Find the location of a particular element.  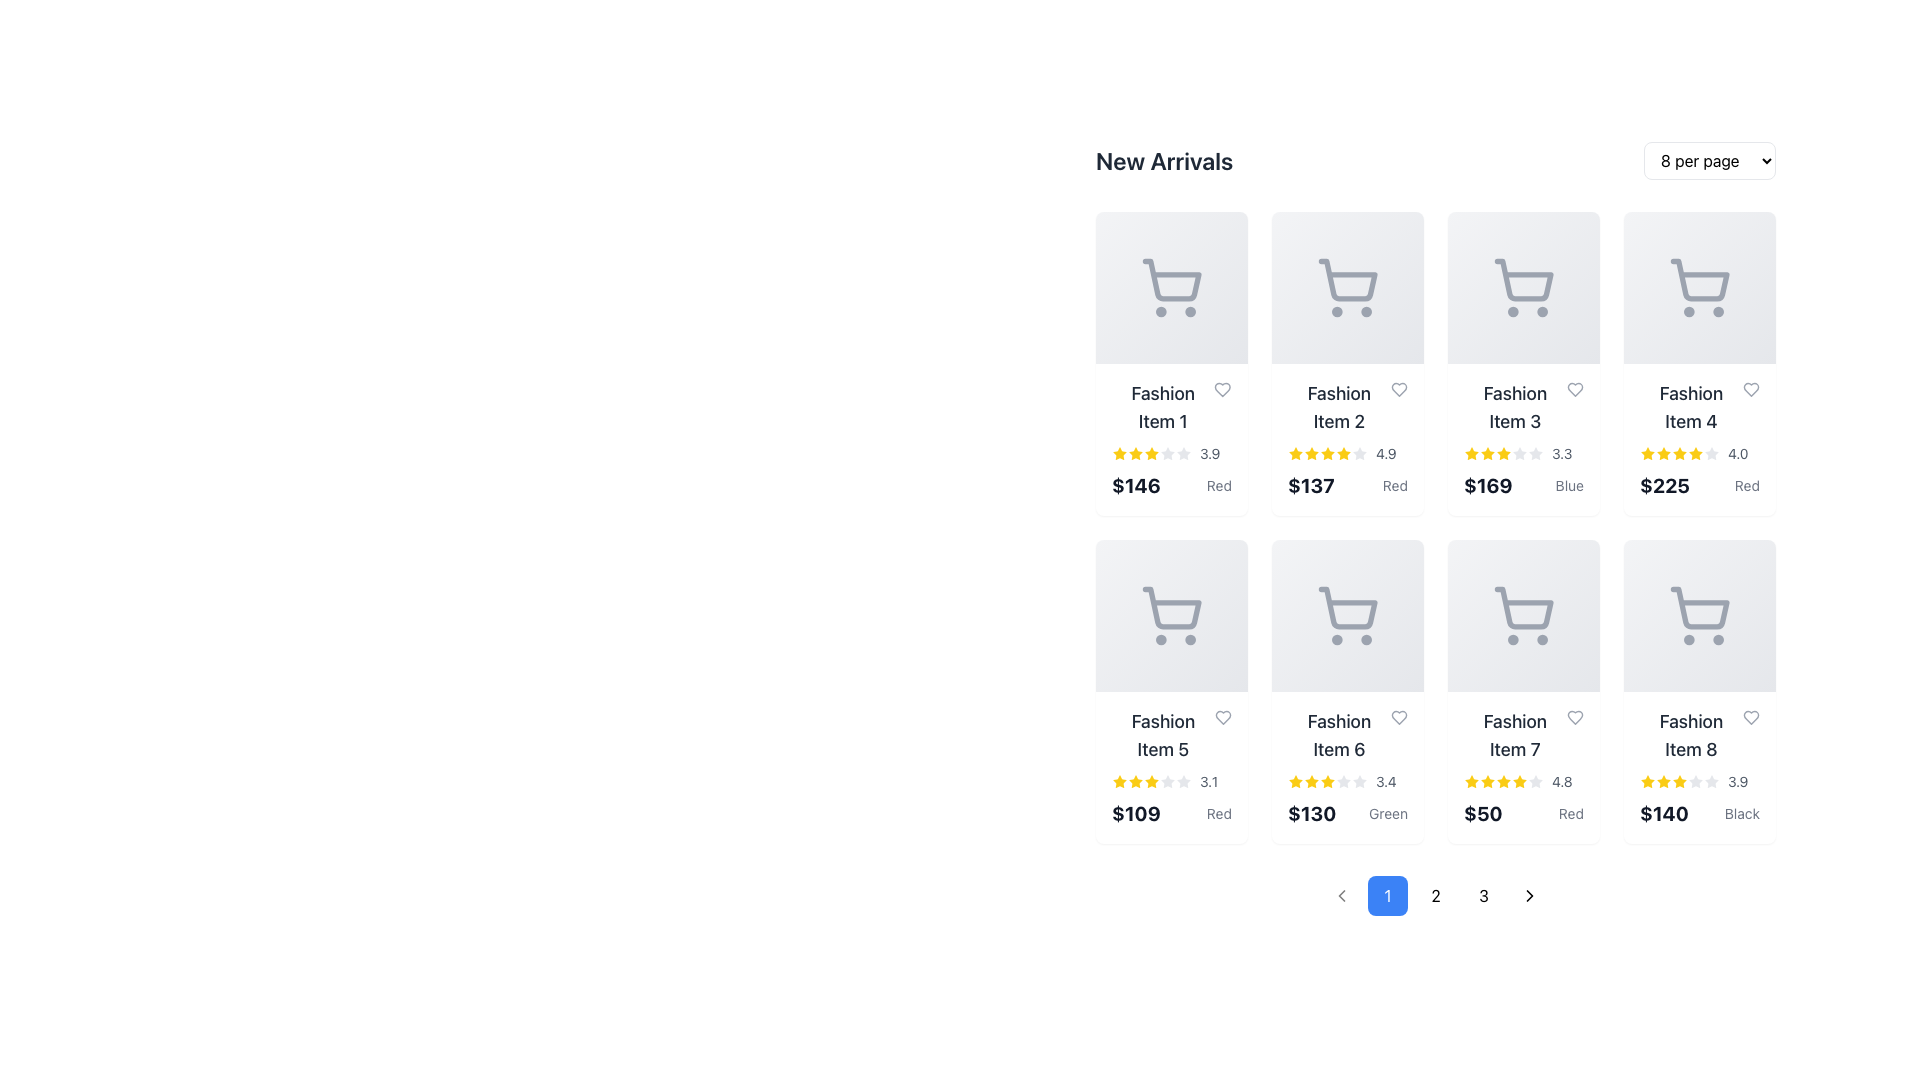

the star icon representing the rating for the 'Fashion Item 4' product in the 'New Arrivals' grid to interpret its quality or popularity is located at coordinates (1711, 453).